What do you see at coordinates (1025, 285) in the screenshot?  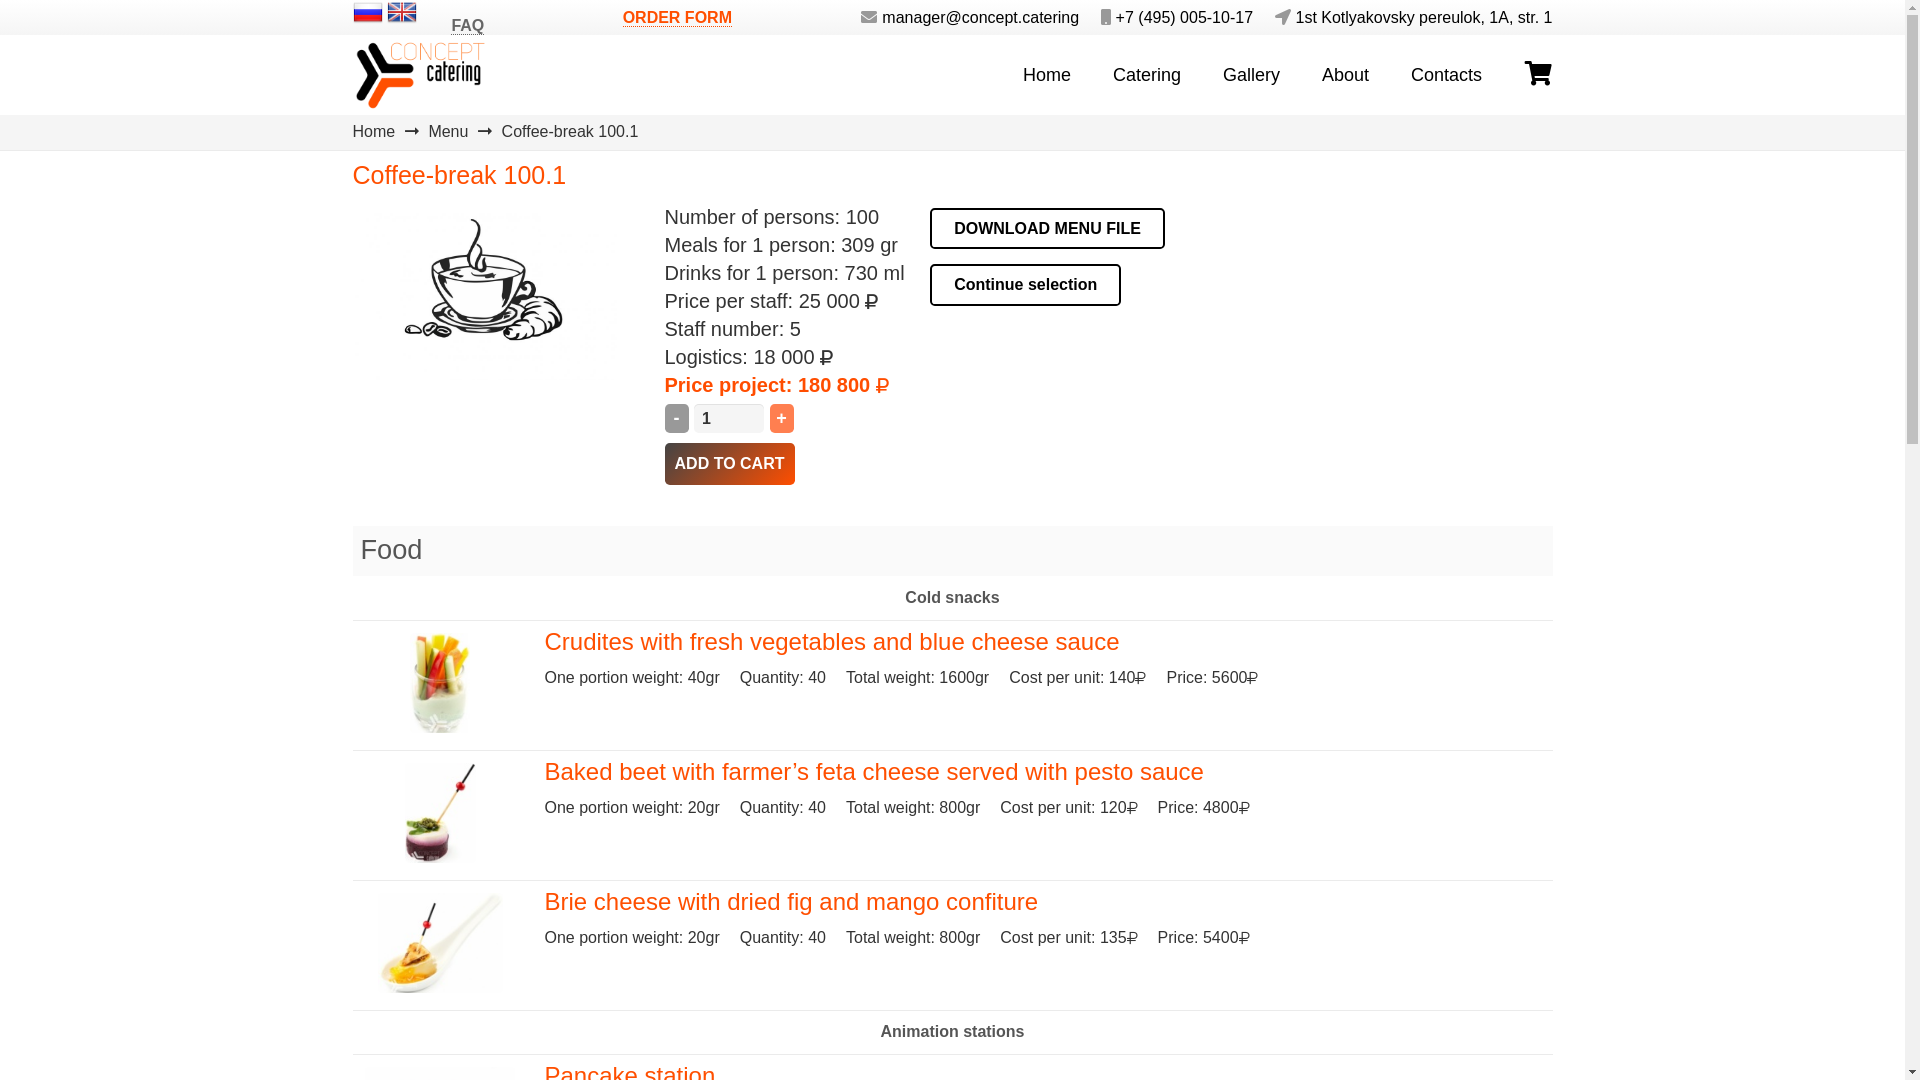 I see `'Continue selection'` at bounding box center [1025, 285].